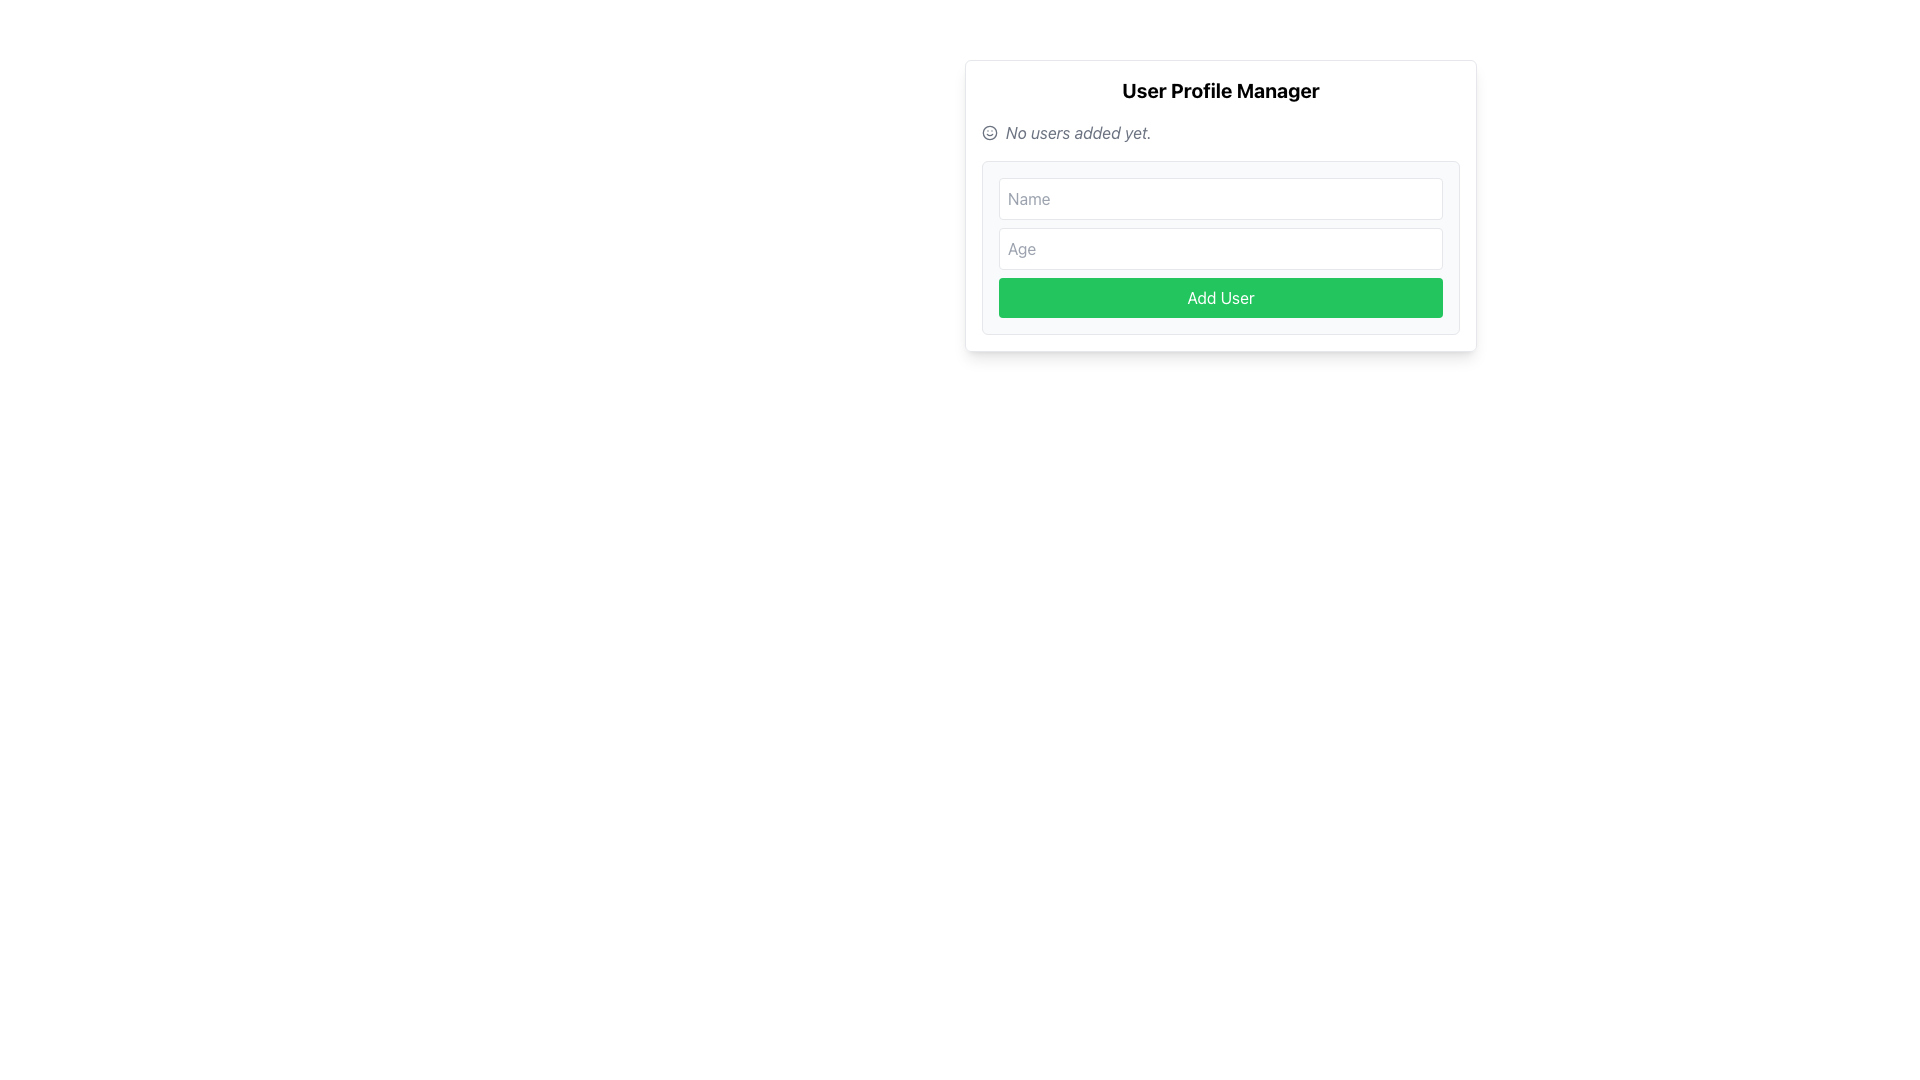  I want to click on the 'Add User' button, which is a vibrant green rectangular button with bold white text and rounded corners located at the bottom of a vertical form, so click(1219, 297).